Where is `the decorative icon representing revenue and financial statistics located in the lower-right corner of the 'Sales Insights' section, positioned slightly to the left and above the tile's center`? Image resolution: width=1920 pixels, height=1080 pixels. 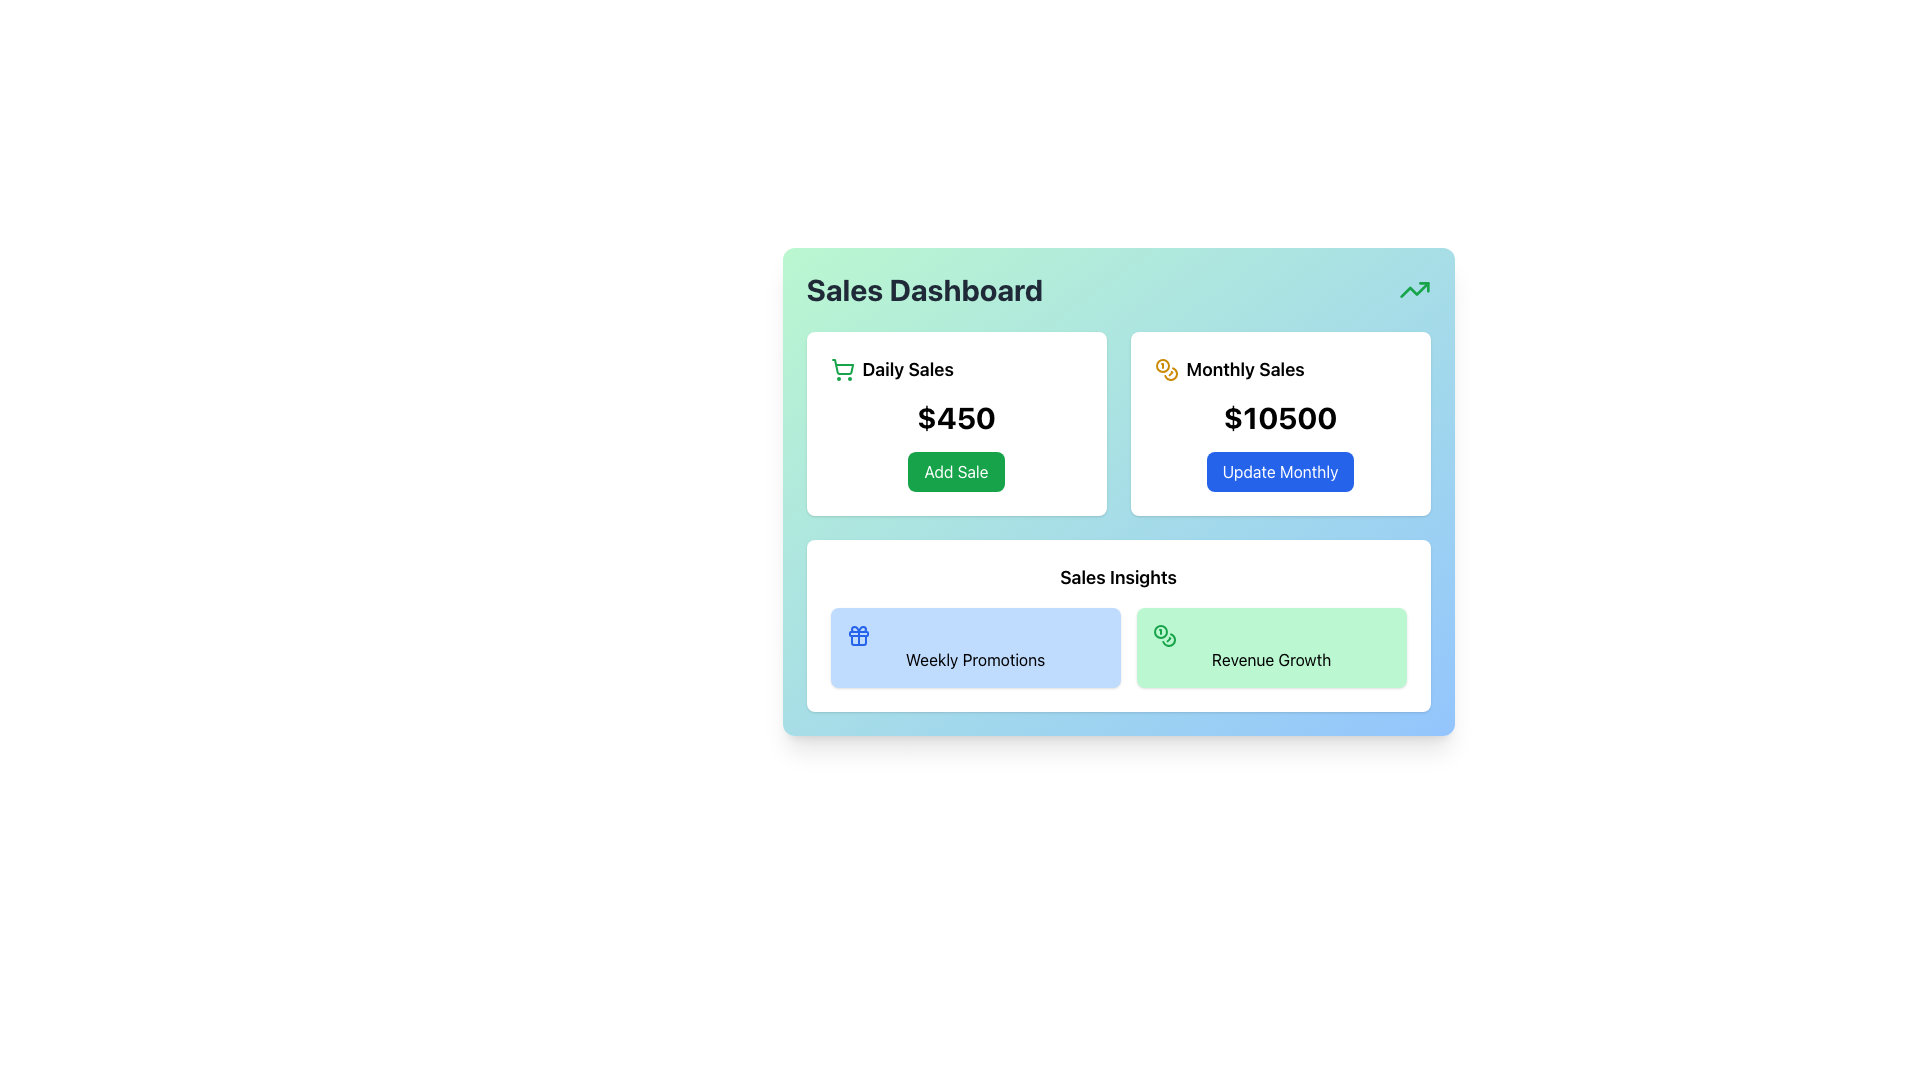 the decorative icon representing revenue and financial statistics located in the lower-right corner of the 'Sales Insights' section, positioned slightly to the left and above the tile's center is located at coordinates (1164, 636).